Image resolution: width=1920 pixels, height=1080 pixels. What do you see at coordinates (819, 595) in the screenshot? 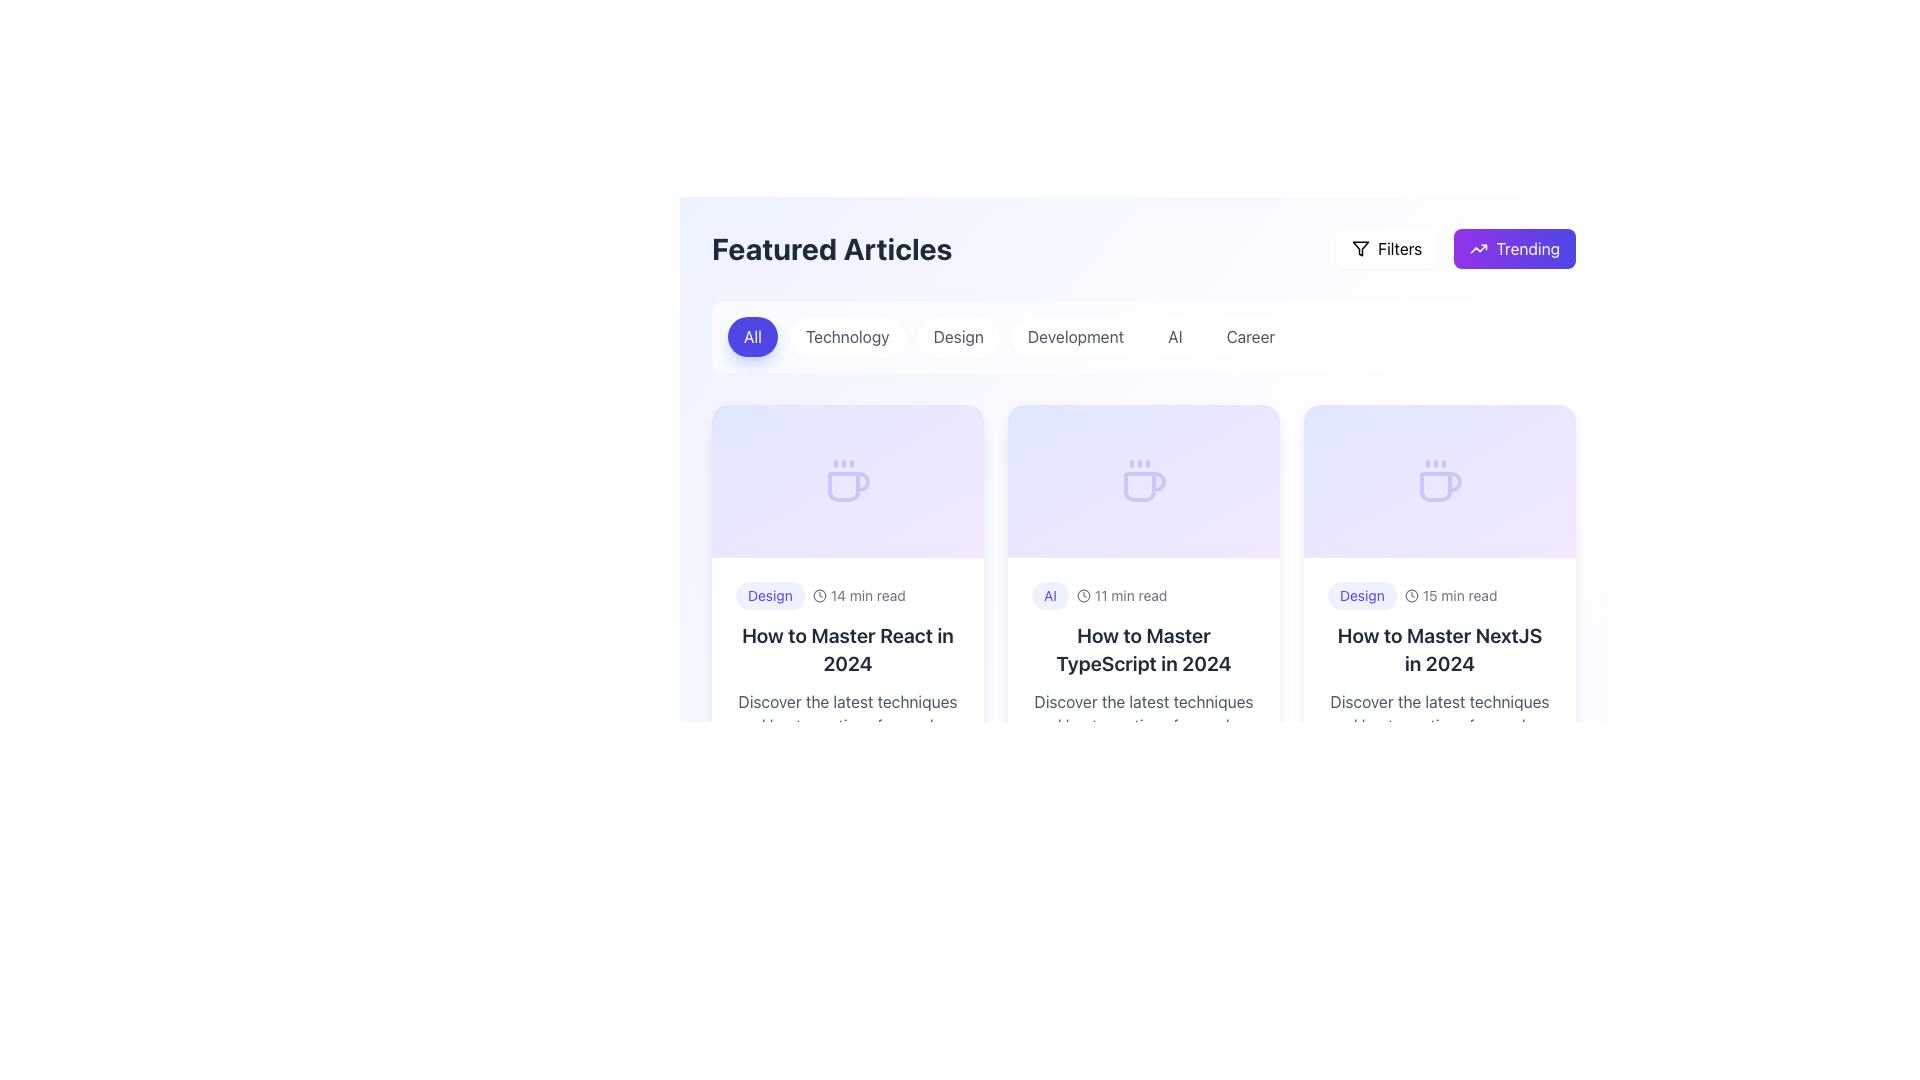
I see `the circular shape of the clock icon located in the top-right corner of the list item labeled 'How to Master React in 2024.'` at bounding box center [819, 595].